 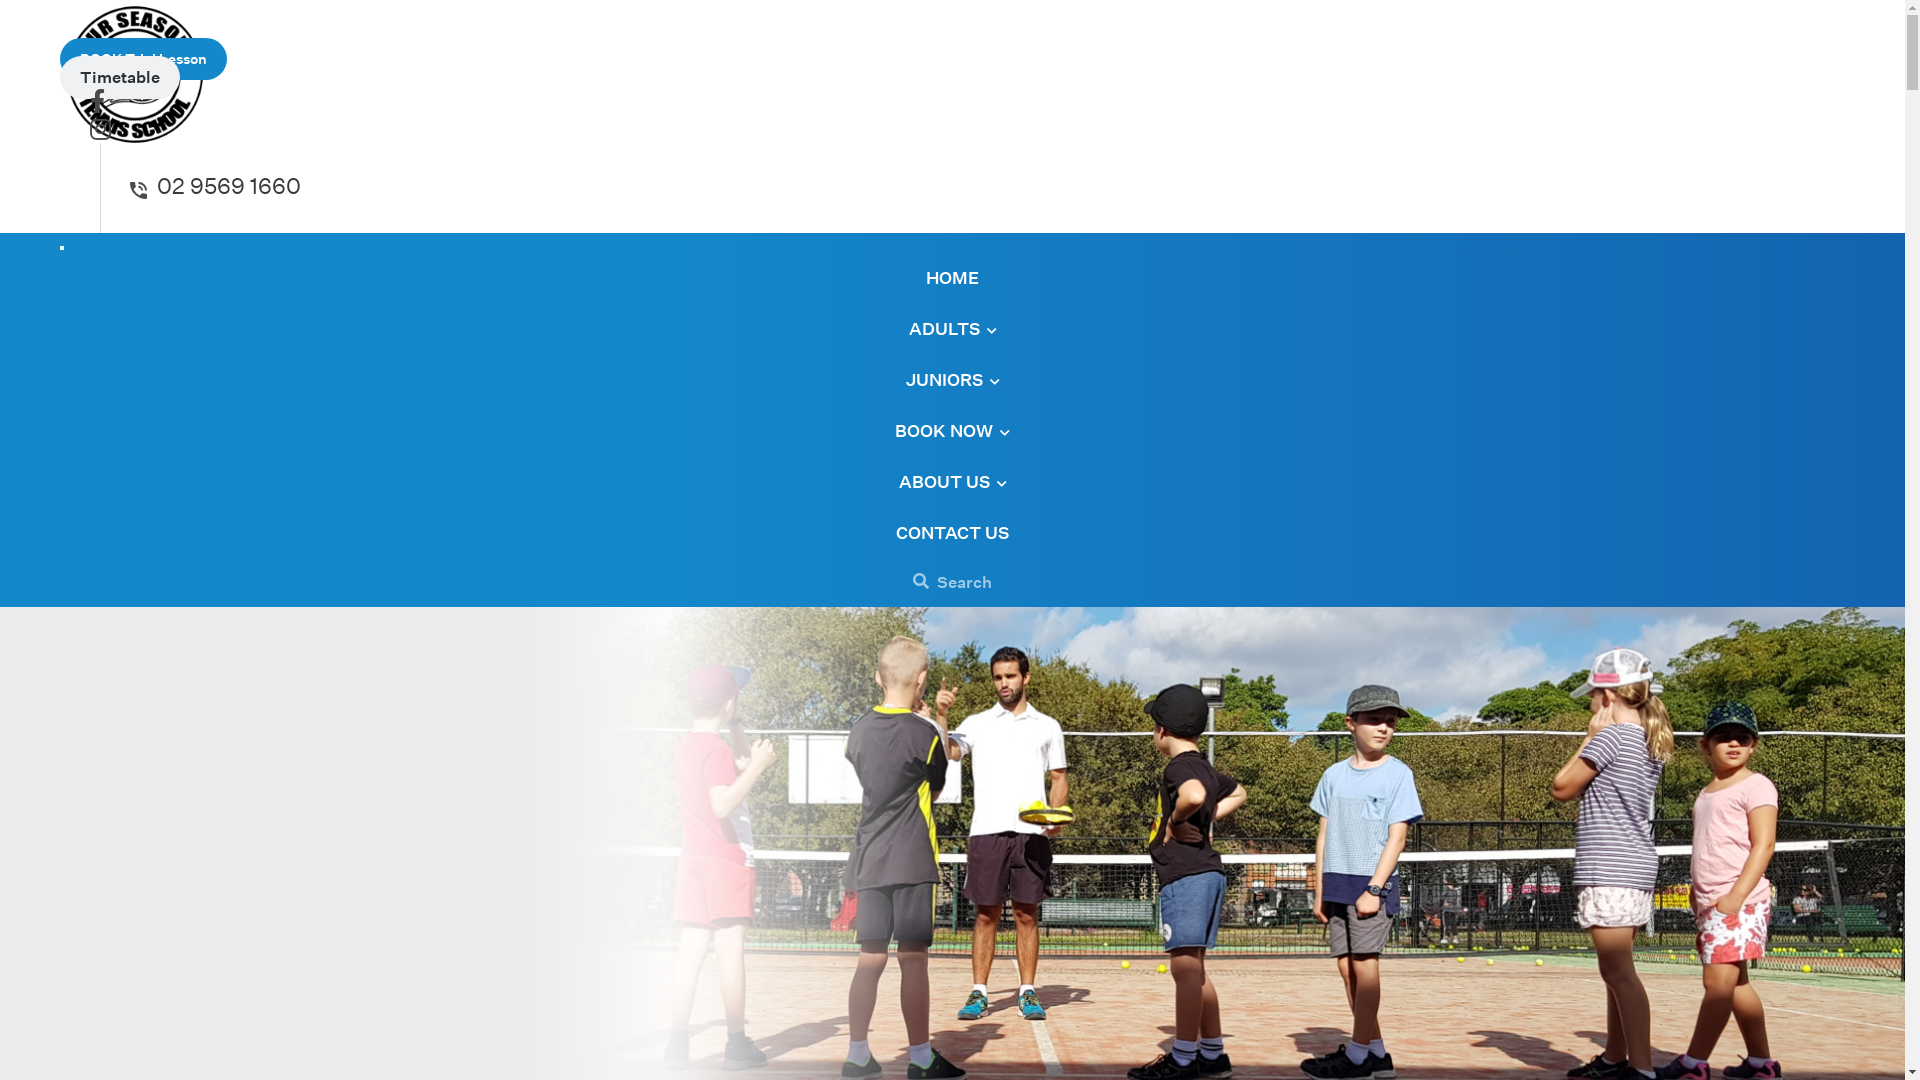 What do you see at coordinates (950, 327) in the screenshot?
I see `'ADULTS'` at bounding box center [950, 327].